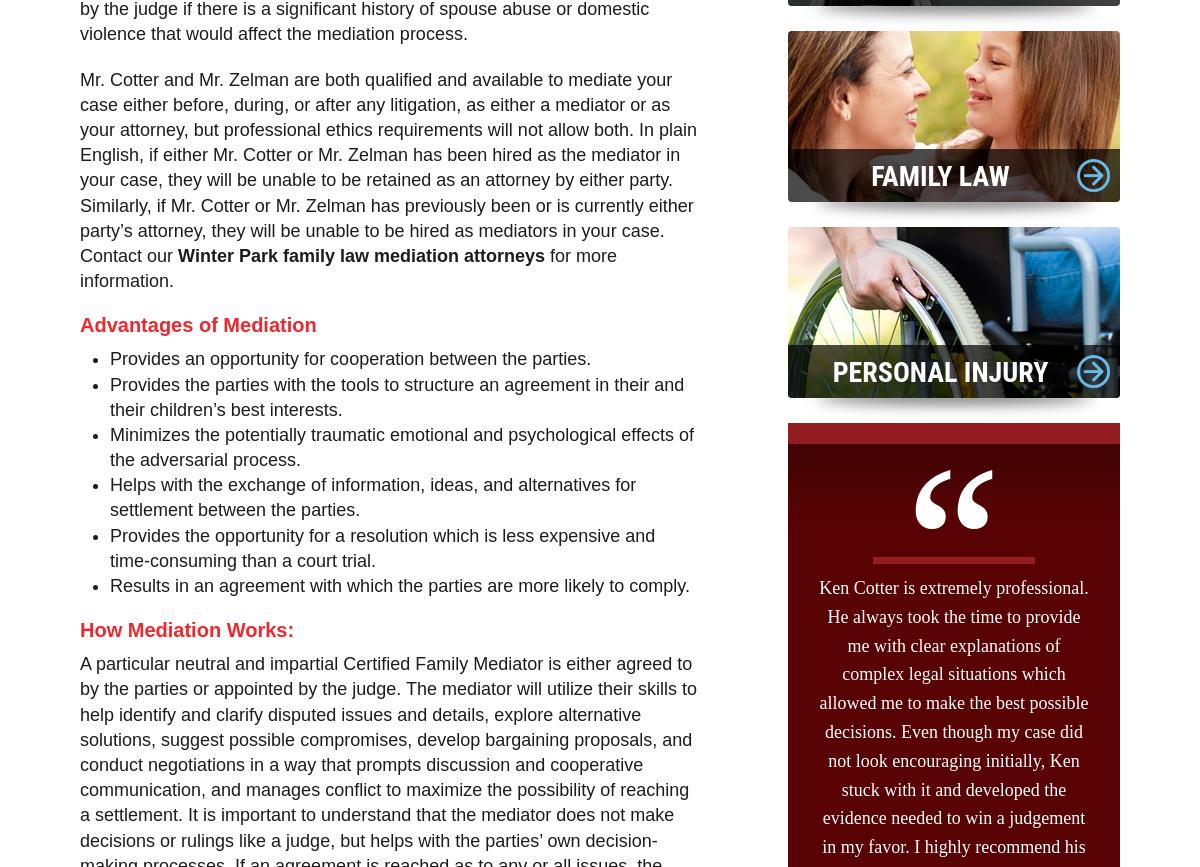 This screenshot has width=1200, height=867. Describe the element at coordinates (350, 359) in the screenshot. I see `'Provides an opportunity for cooperation between the parties.'` at that location.